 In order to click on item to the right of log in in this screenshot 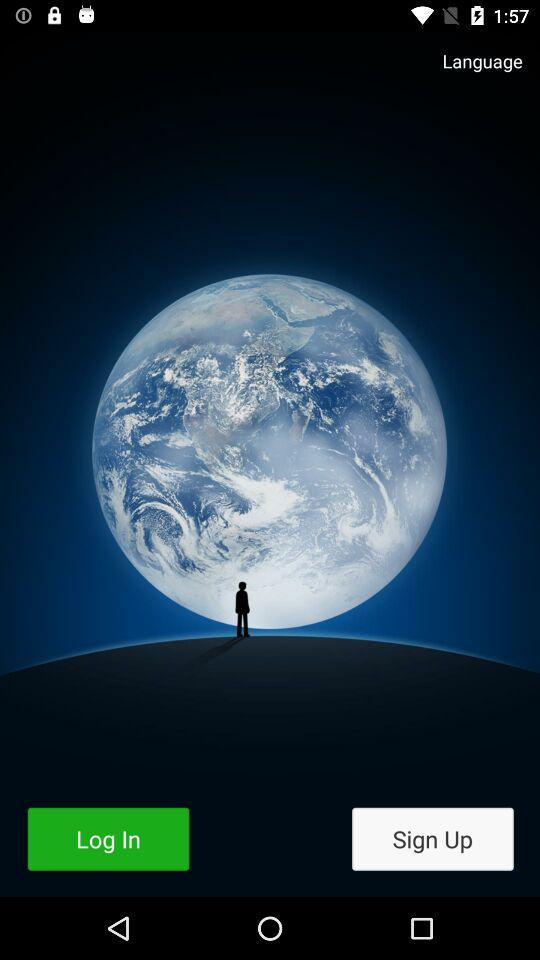, I will do `click(431, 839)`.